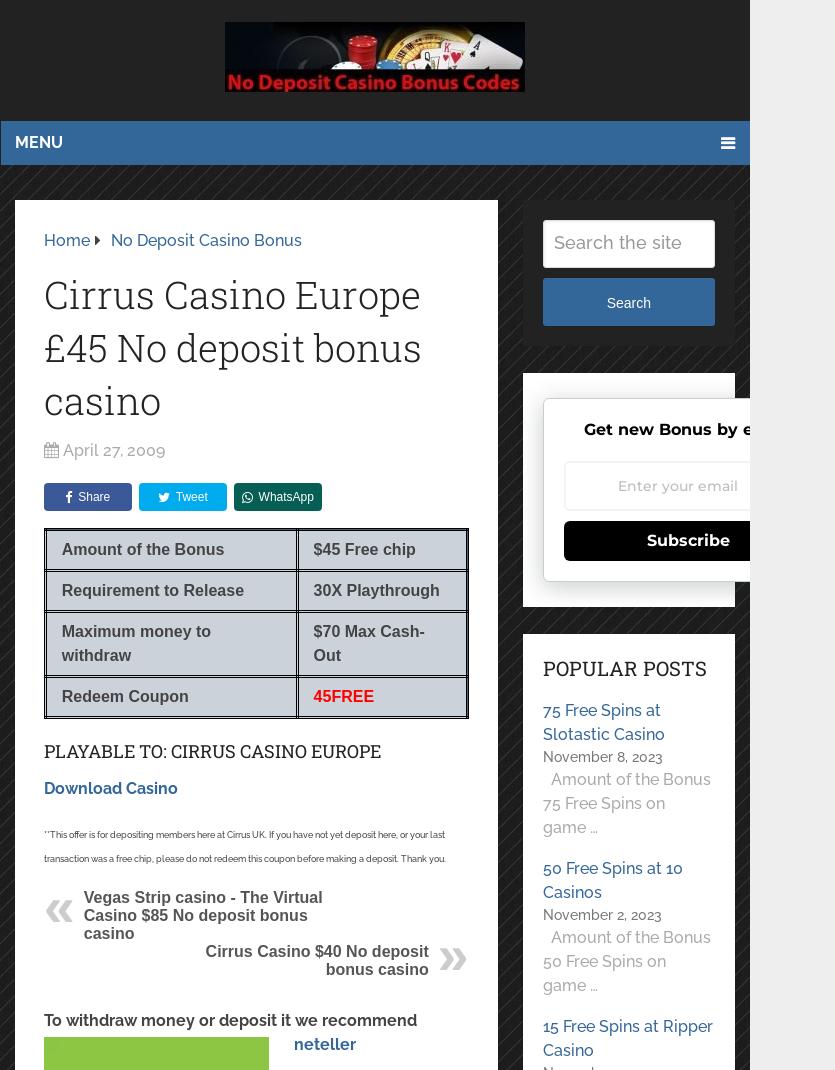 The image size is (835, 1070). I want to click on '30', so click(312, 589).